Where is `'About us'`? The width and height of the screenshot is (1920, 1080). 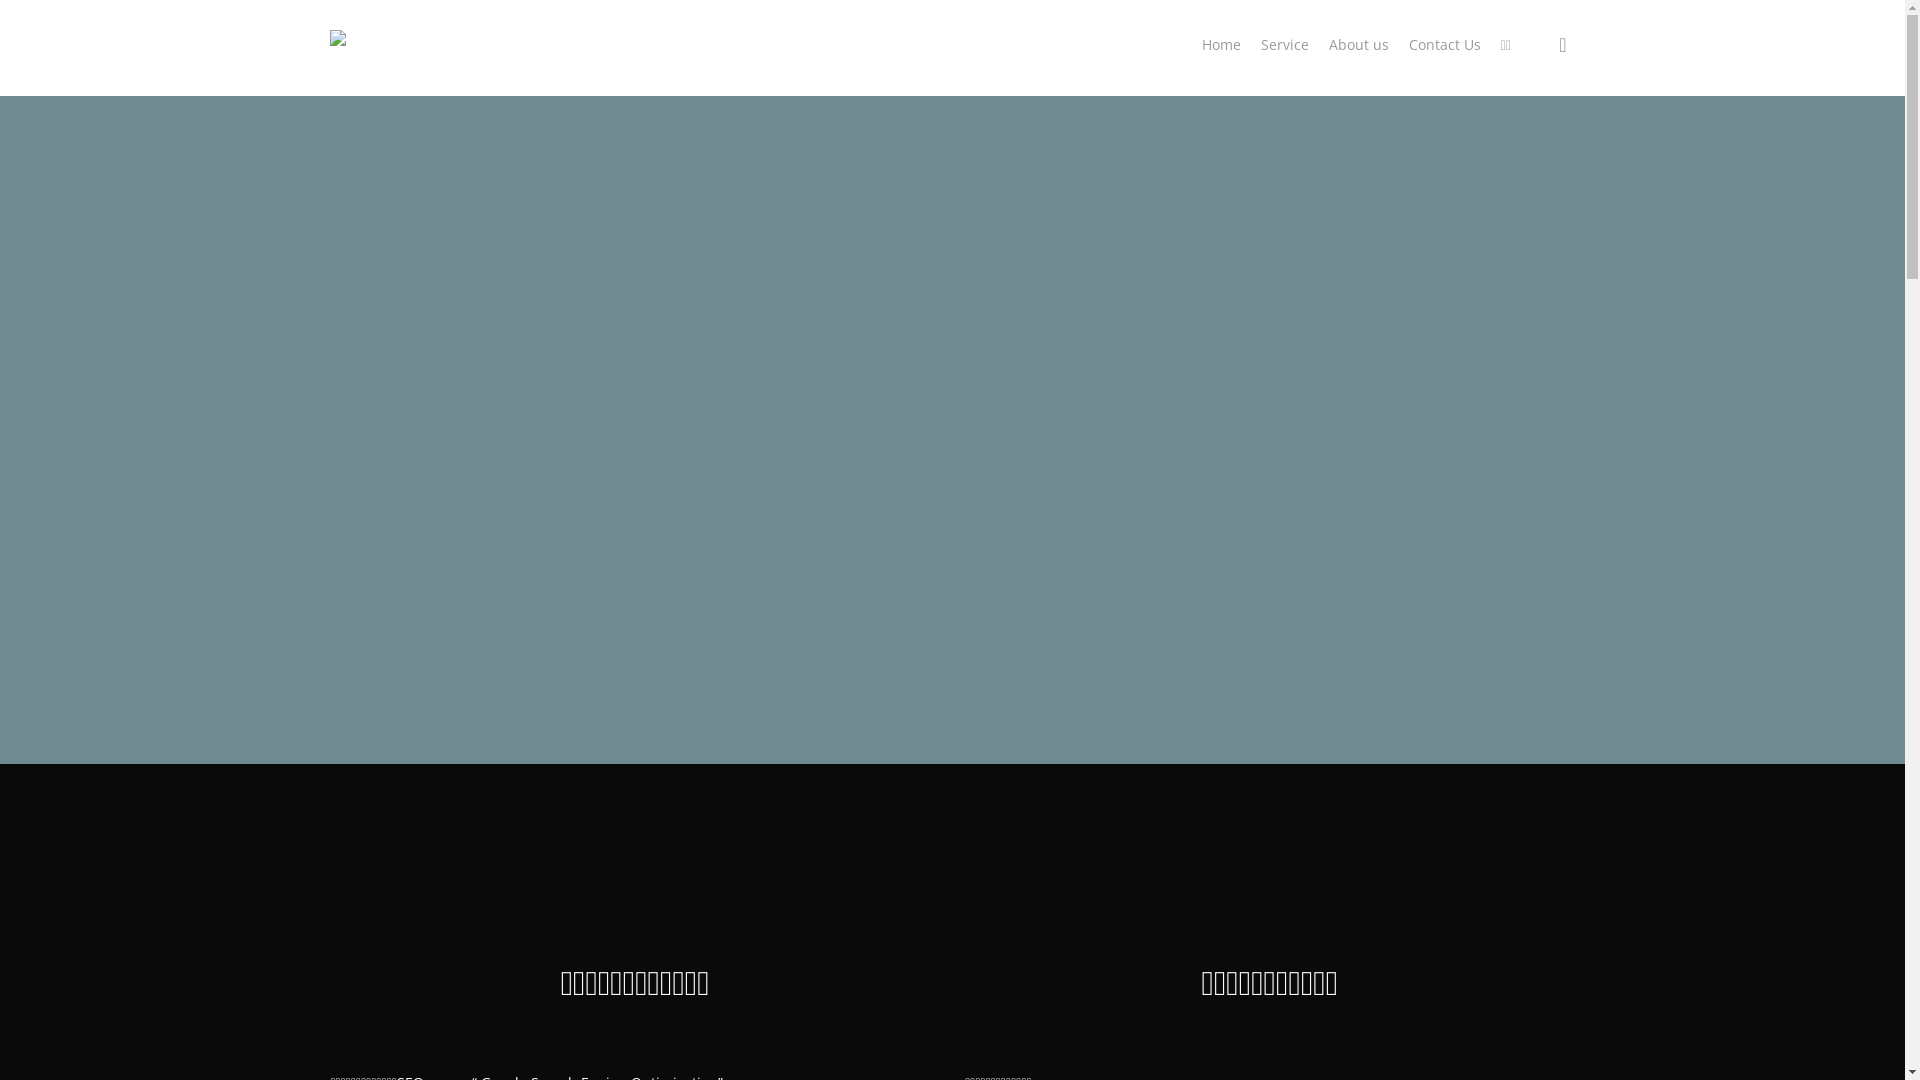
'About us' is located at coordinates (1358, 45).